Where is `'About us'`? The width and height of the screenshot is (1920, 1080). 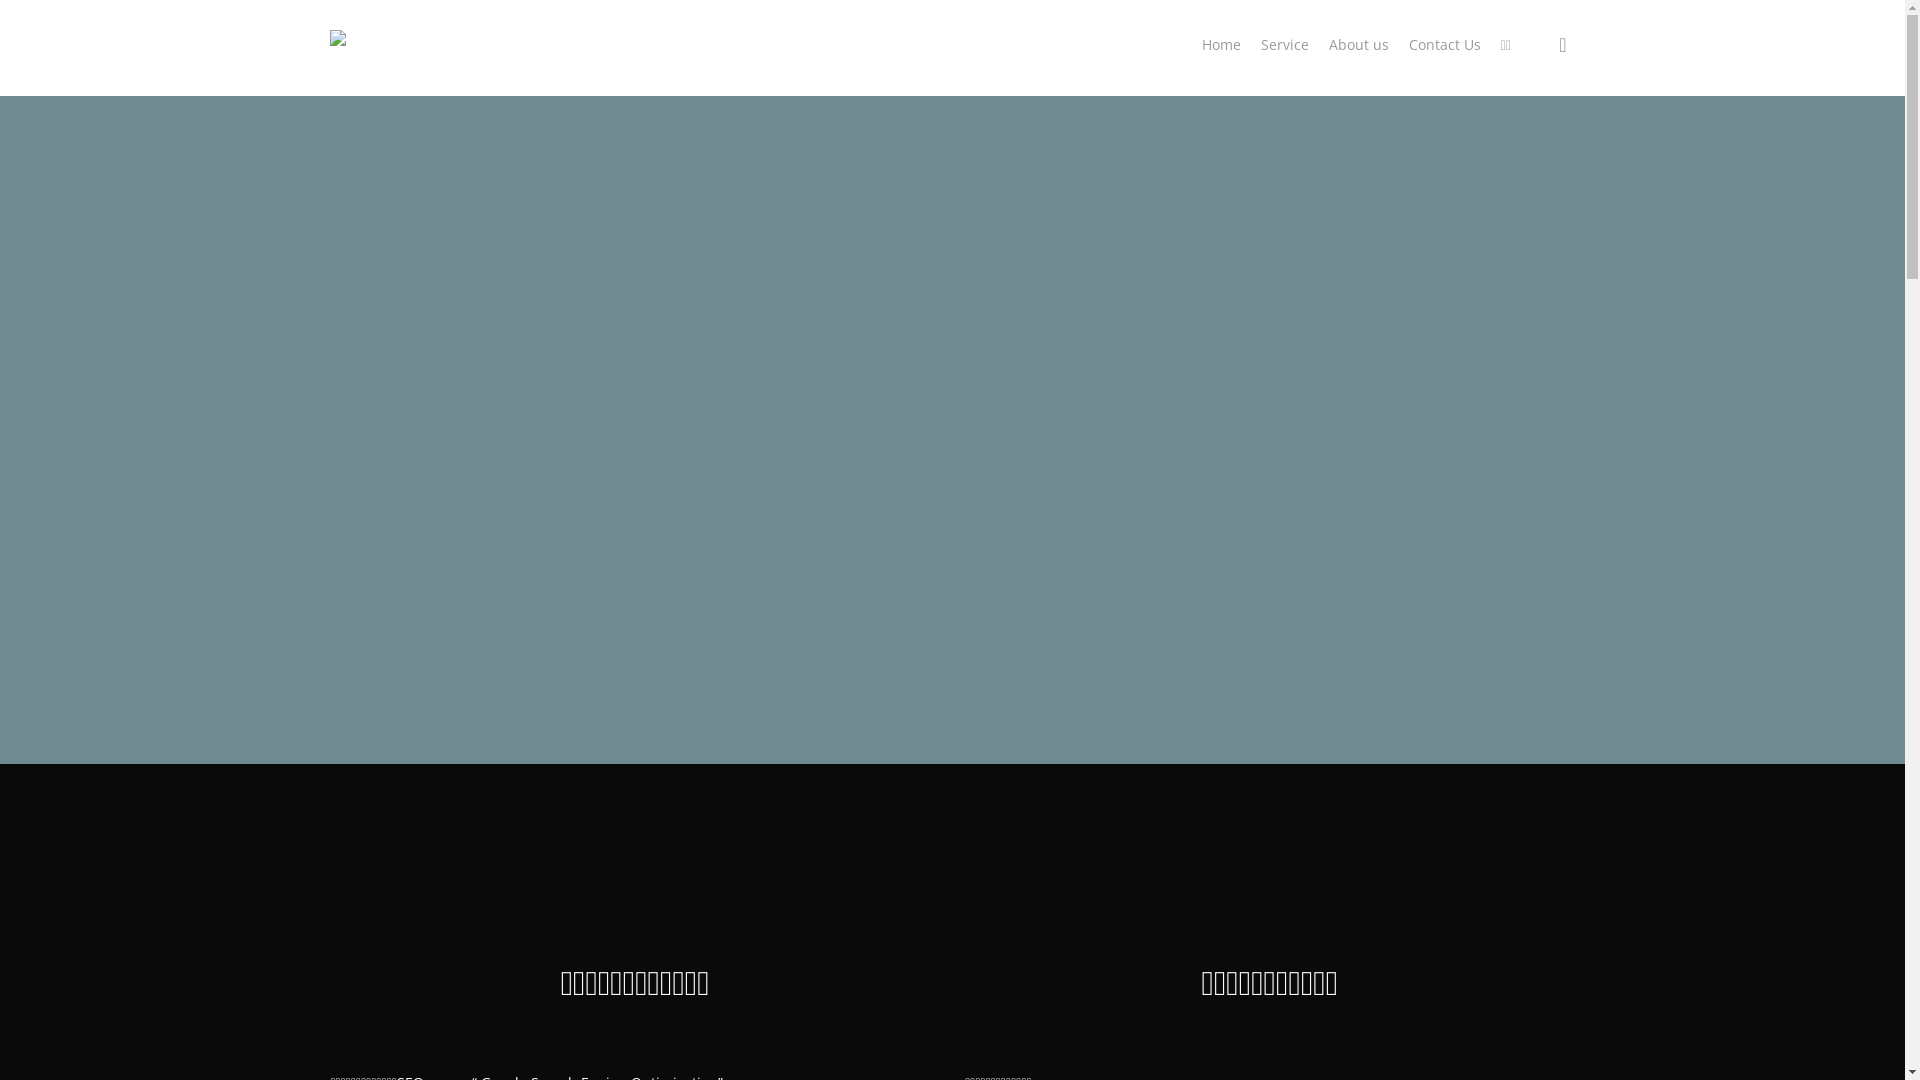
'About us' is located at coordinates (1358, 45).